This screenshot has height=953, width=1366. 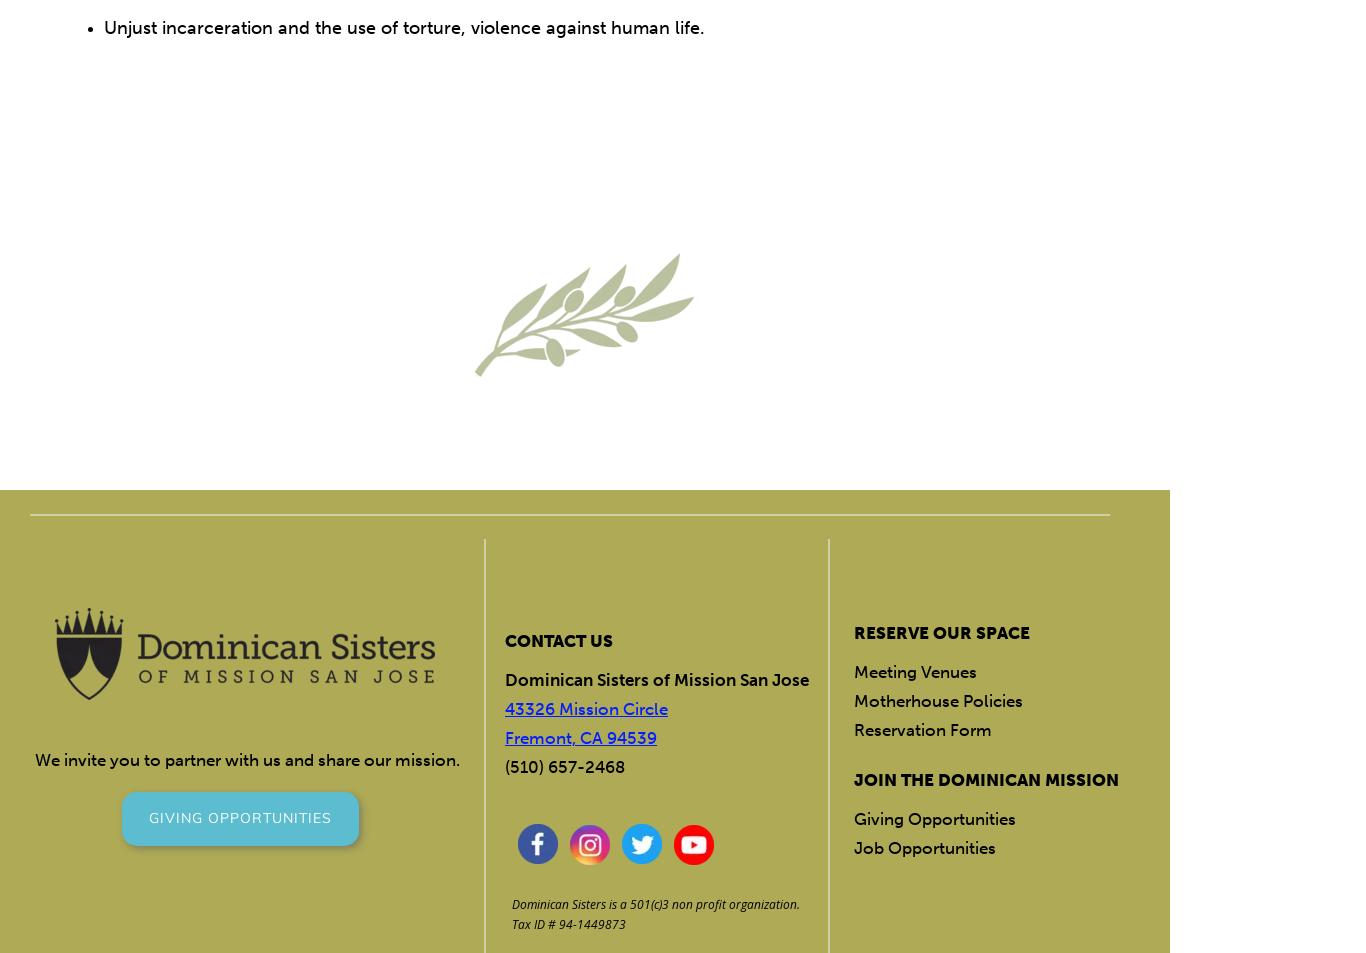 What do you see at coordinates (568, 924) in the screenshot?
I see `'Tax ID # 94-1449873'` at bounding box center [568, 924].